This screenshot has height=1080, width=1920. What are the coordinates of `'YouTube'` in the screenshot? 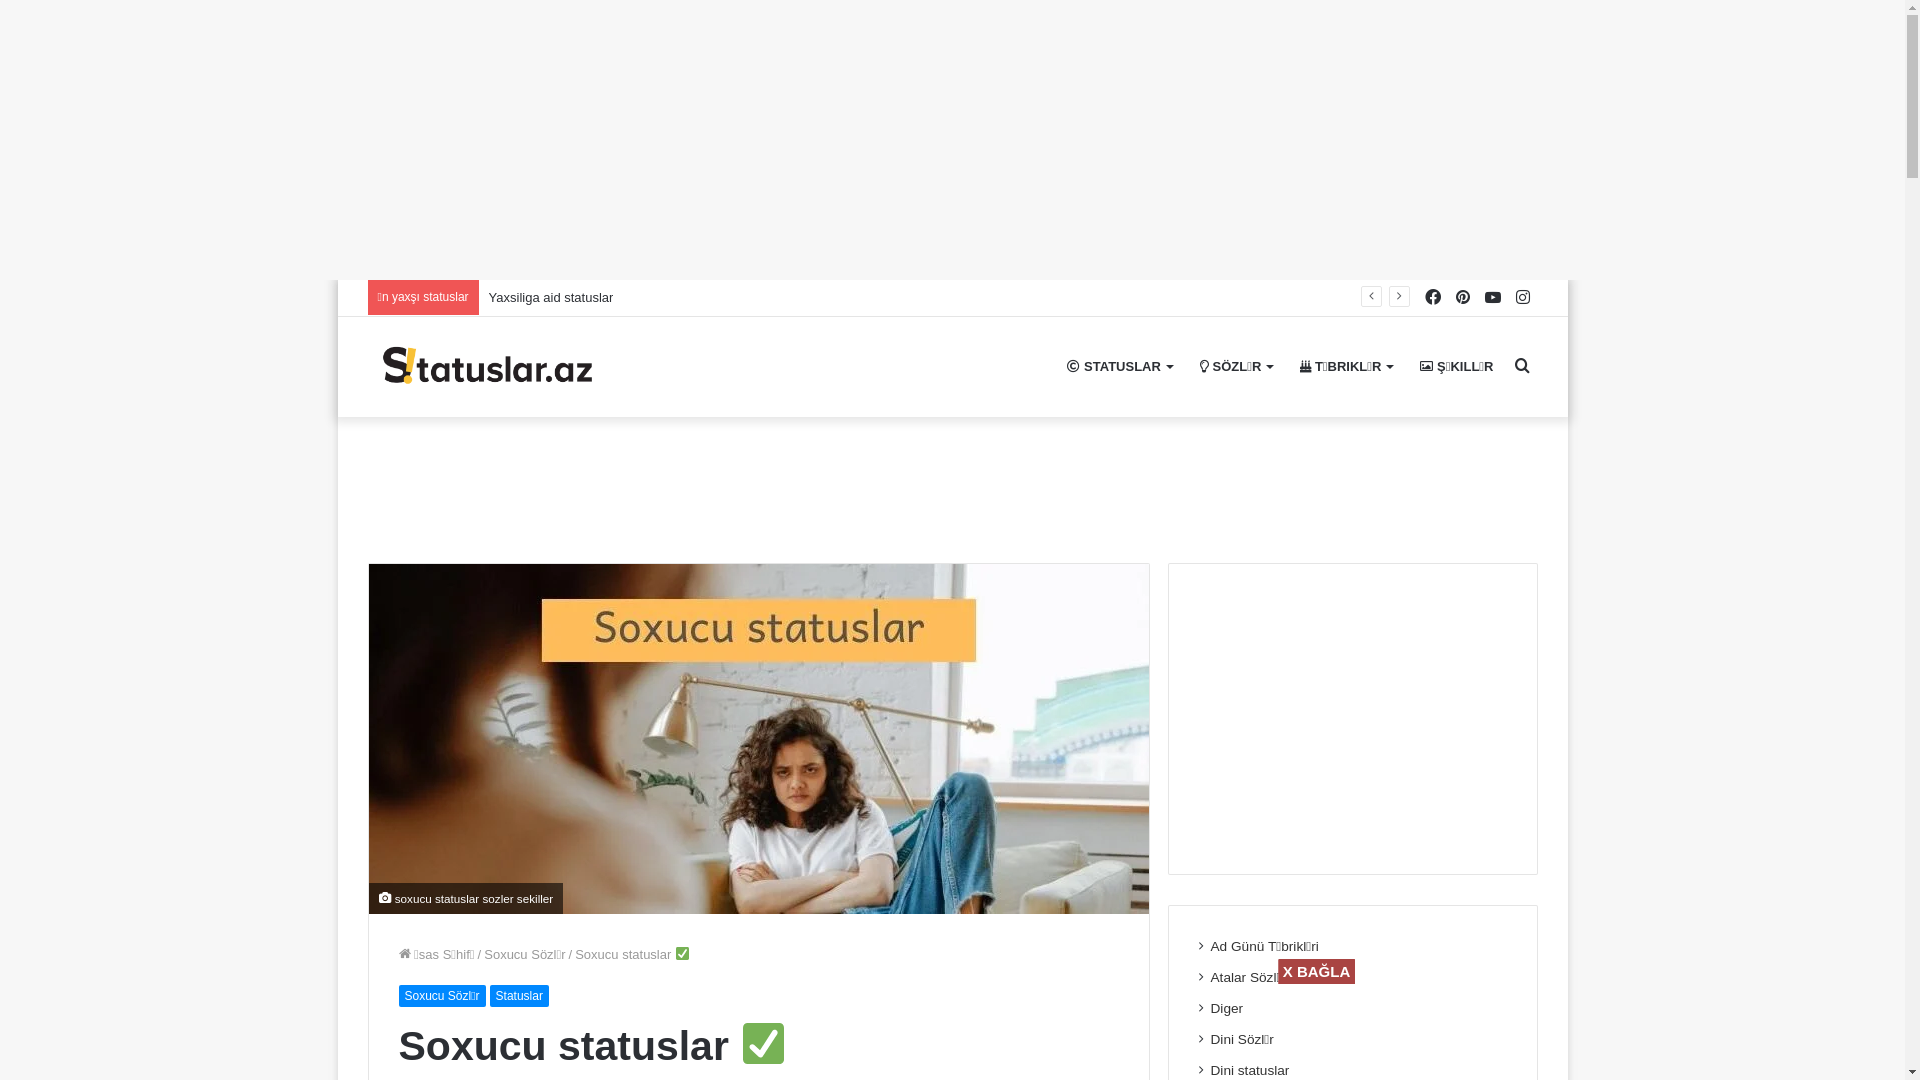 It's located at (1492, 297).